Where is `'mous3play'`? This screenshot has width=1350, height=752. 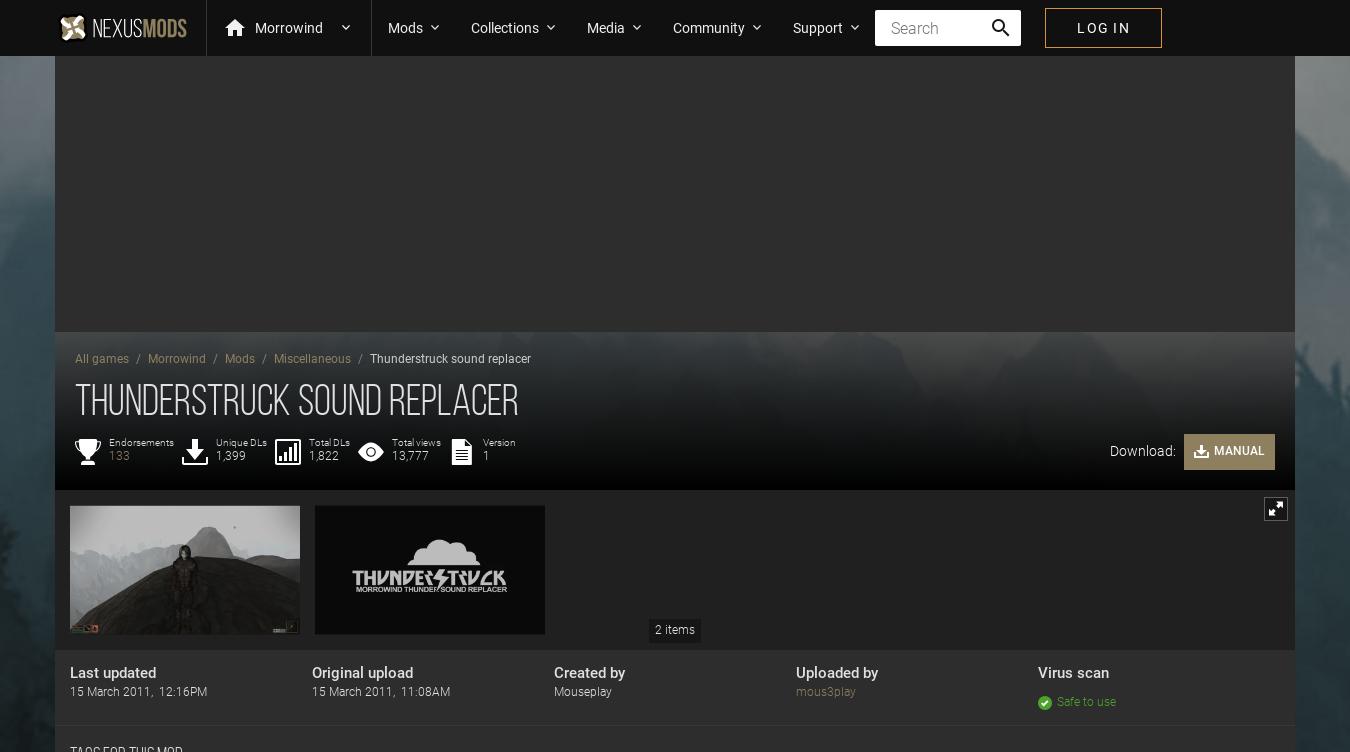 'mous3play' is located at coordinates (826, 690).